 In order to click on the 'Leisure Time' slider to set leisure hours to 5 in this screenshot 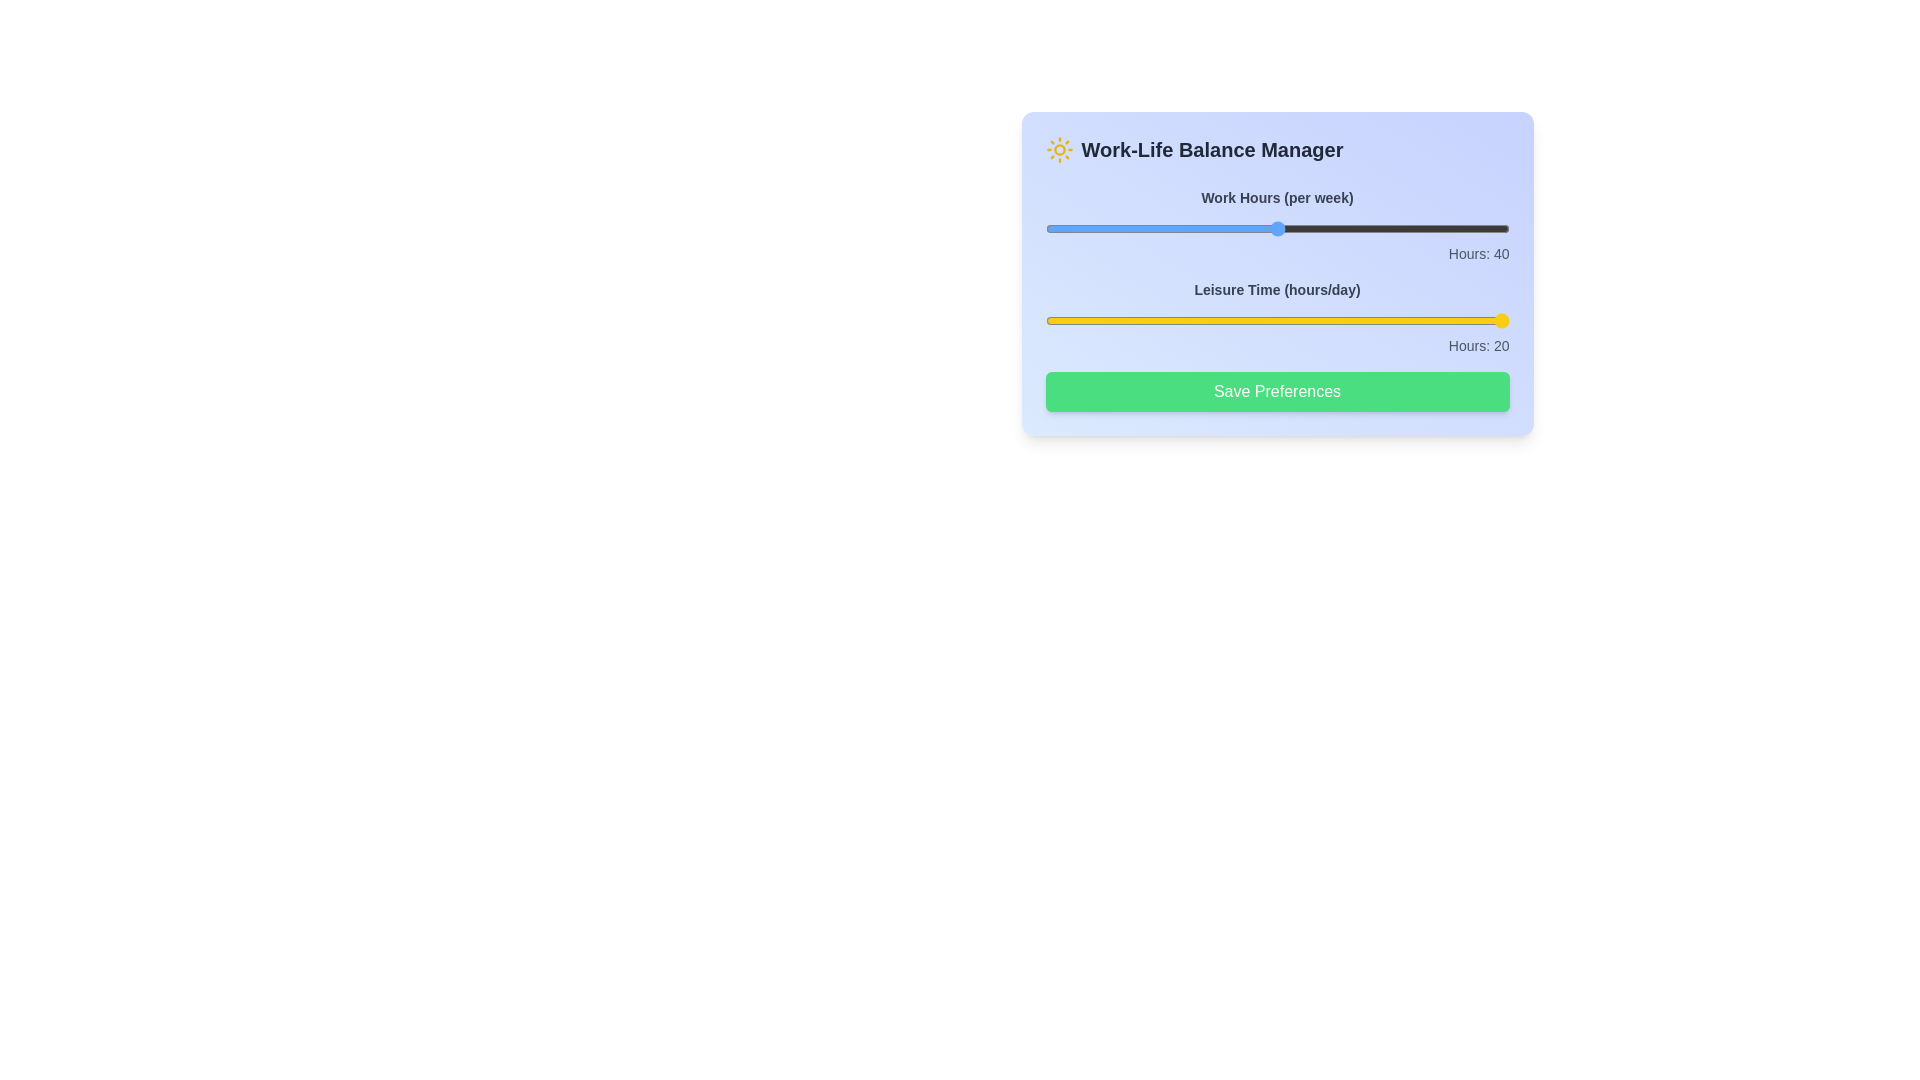, I will do `click(1218, 319)`.